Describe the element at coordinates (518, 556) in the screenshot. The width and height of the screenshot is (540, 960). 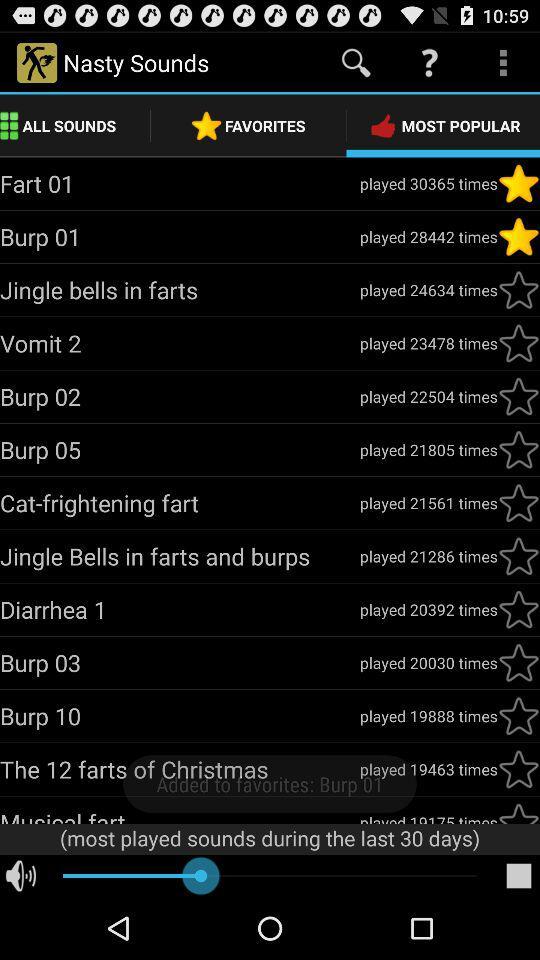
I see `favorite` at that location.